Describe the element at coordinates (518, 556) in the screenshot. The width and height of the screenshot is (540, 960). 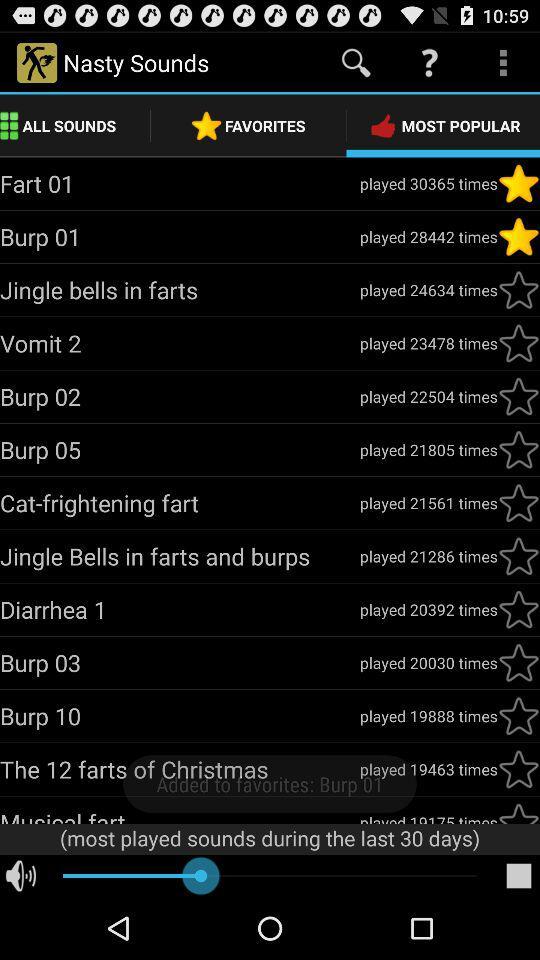
I see `favorite` at that location.